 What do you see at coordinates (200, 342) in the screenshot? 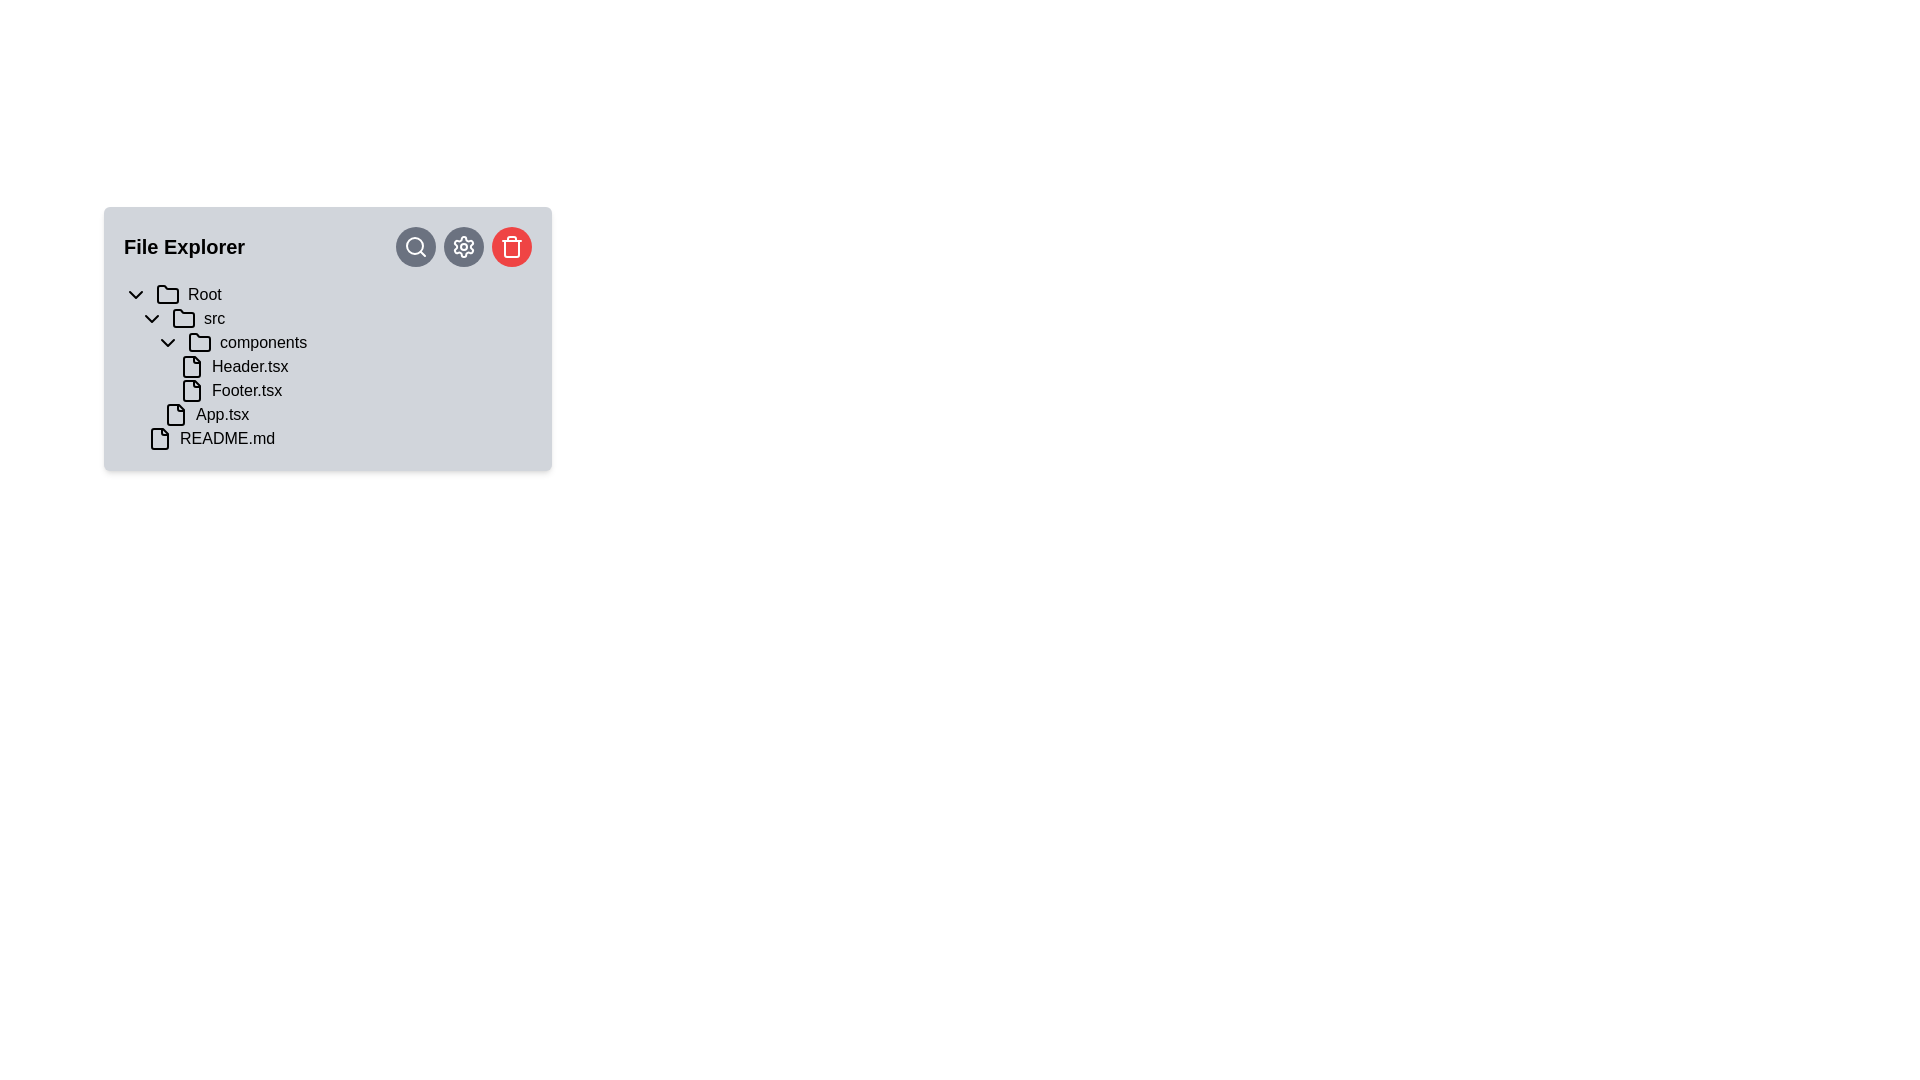
I see `the SVG-based folder icon located next to the text 'components'` at bounding box center [200, 342].